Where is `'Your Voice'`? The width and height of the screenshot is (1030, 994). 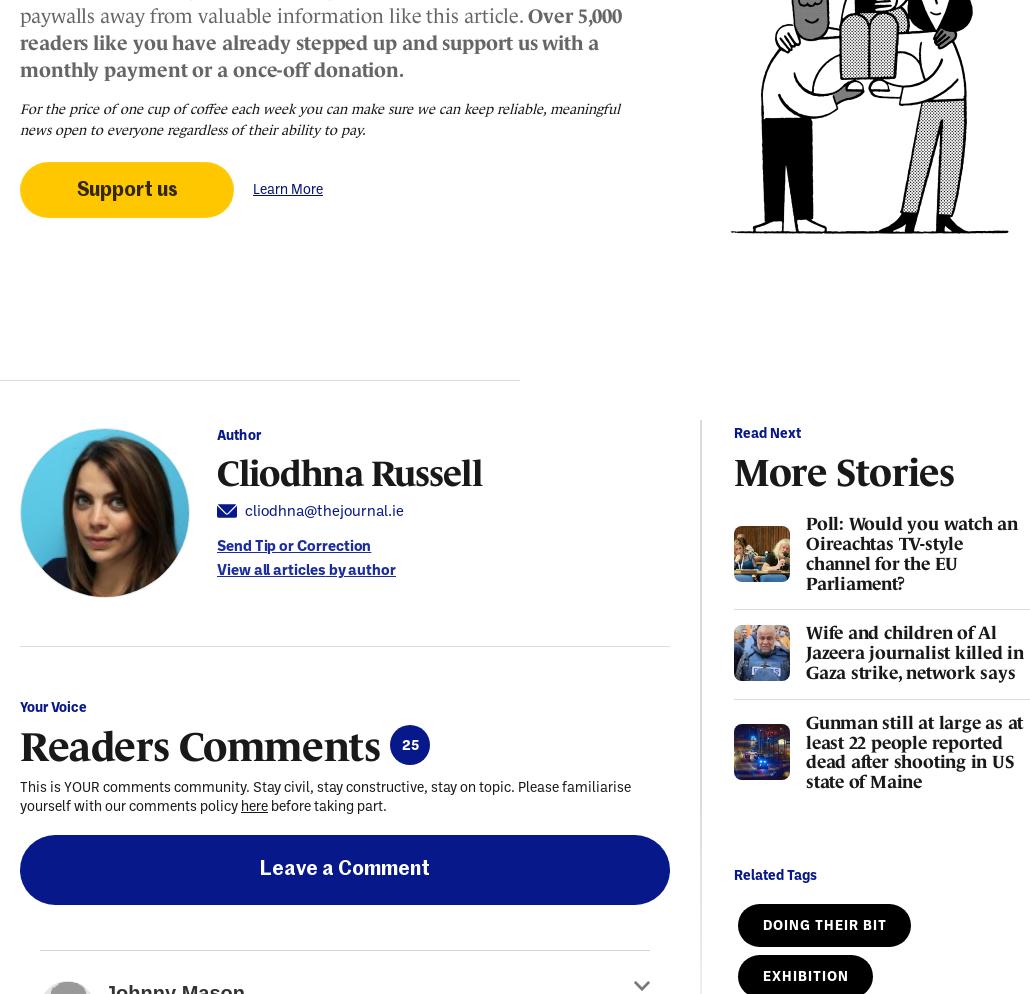 'Your Voice' is located at coordinates (53, 705).